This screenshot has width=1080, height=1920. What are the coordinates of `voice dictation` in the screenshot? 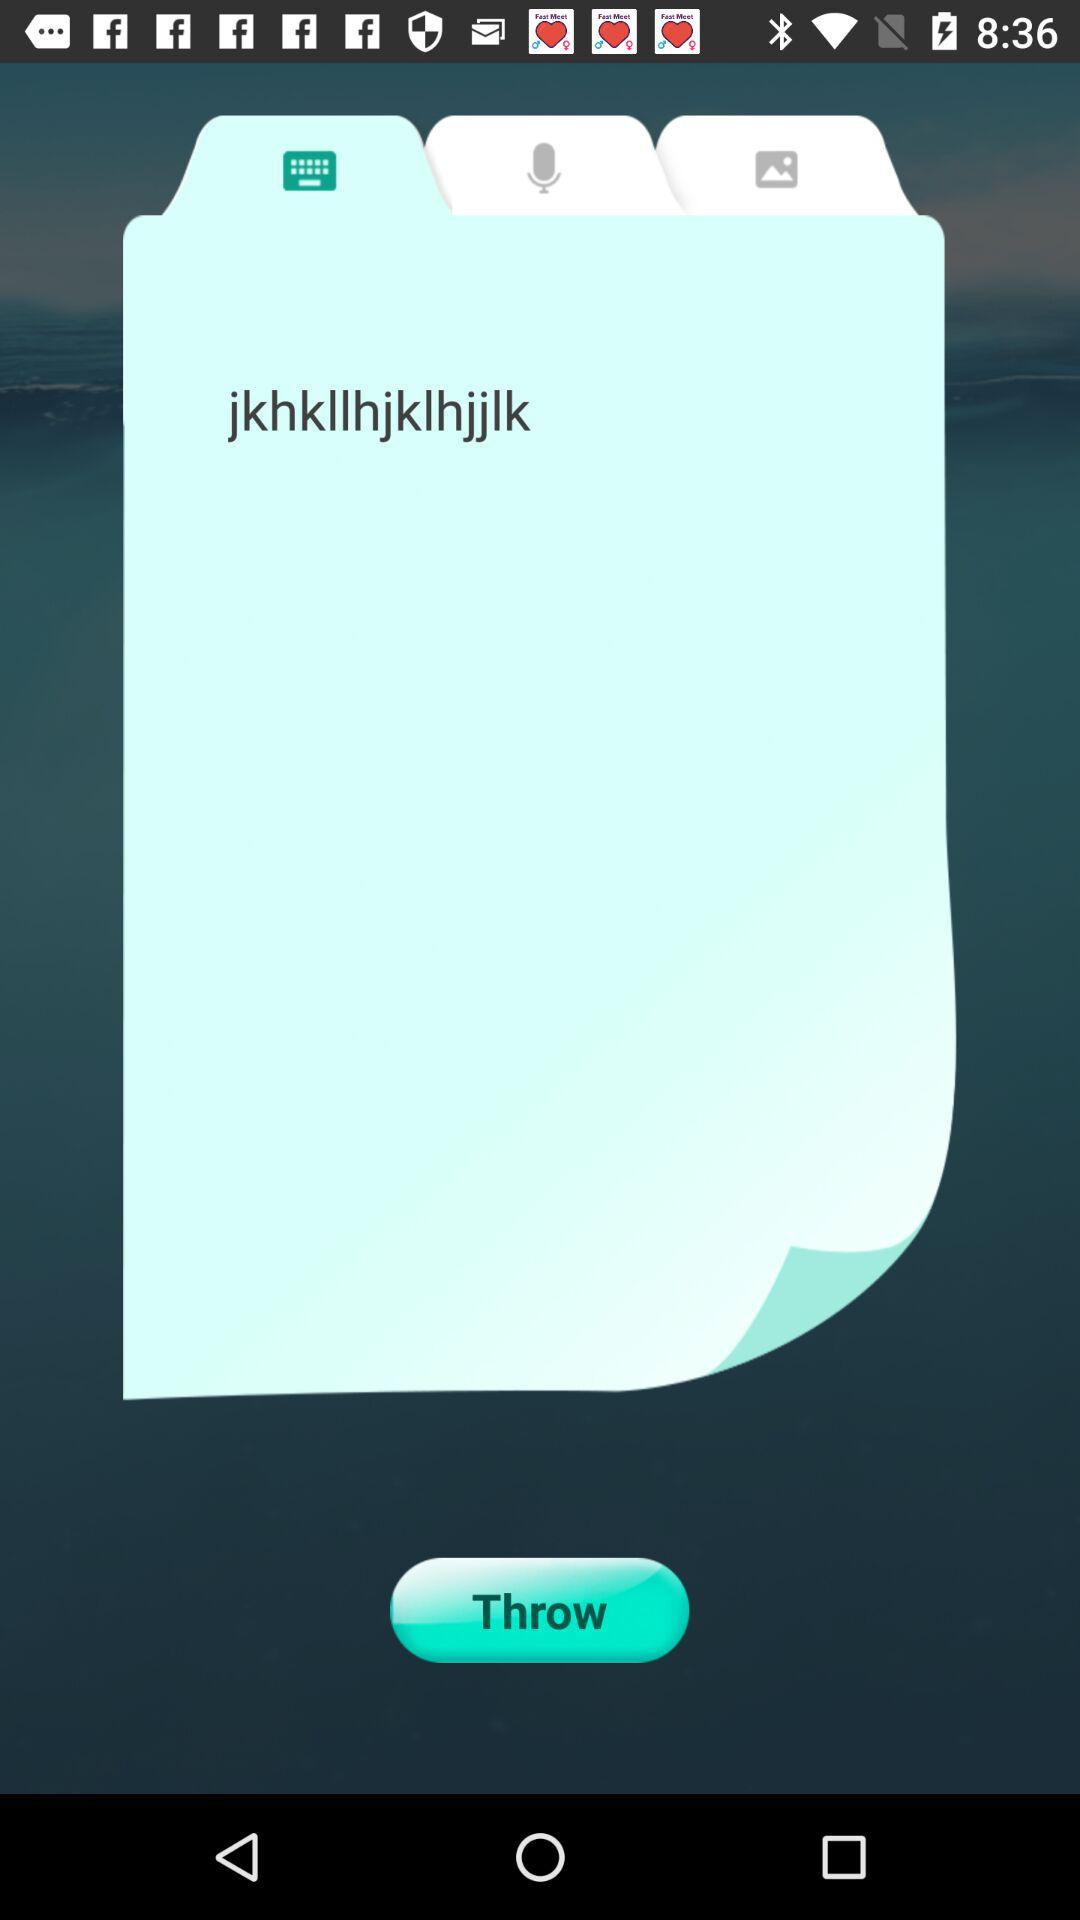 It's located at (537, 165).